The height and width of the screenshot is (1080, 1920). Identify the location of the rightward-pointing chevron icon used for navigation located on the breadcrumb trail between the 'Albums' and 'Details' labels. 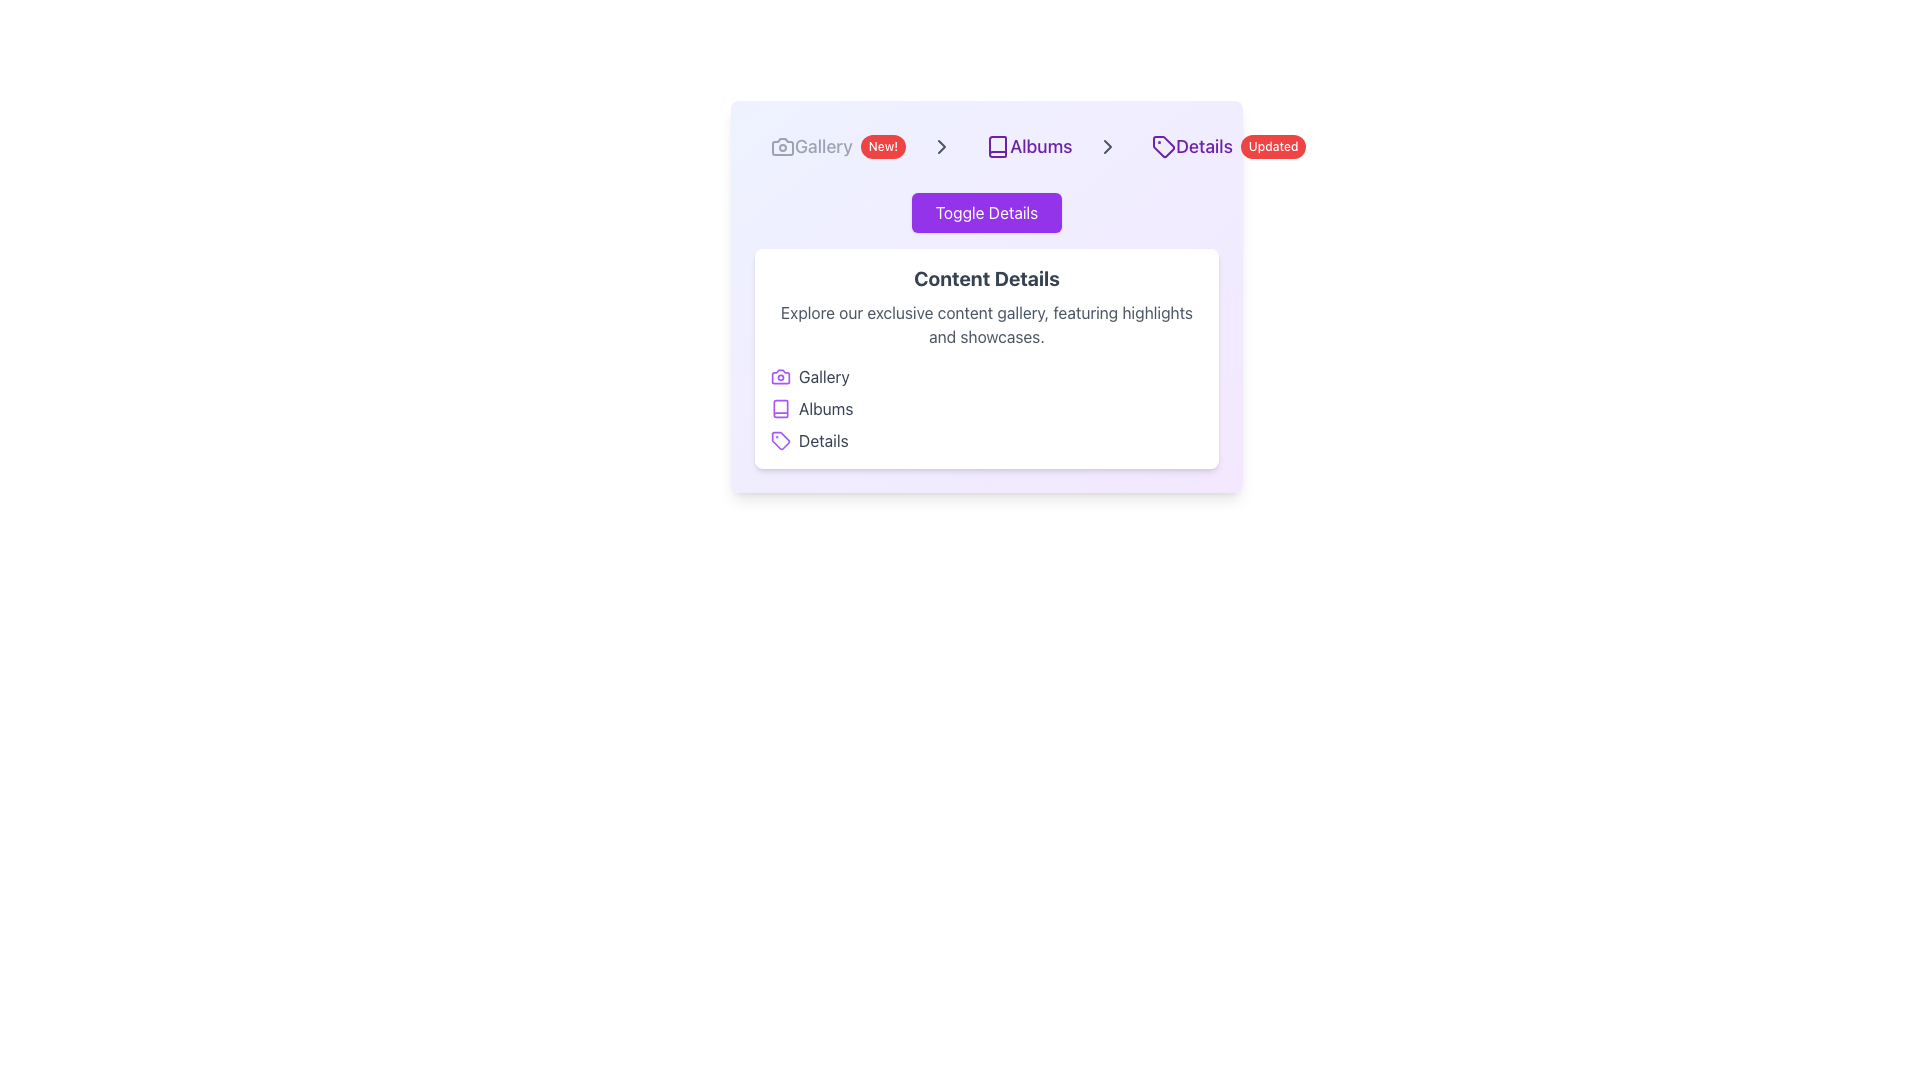
(1107, 145).